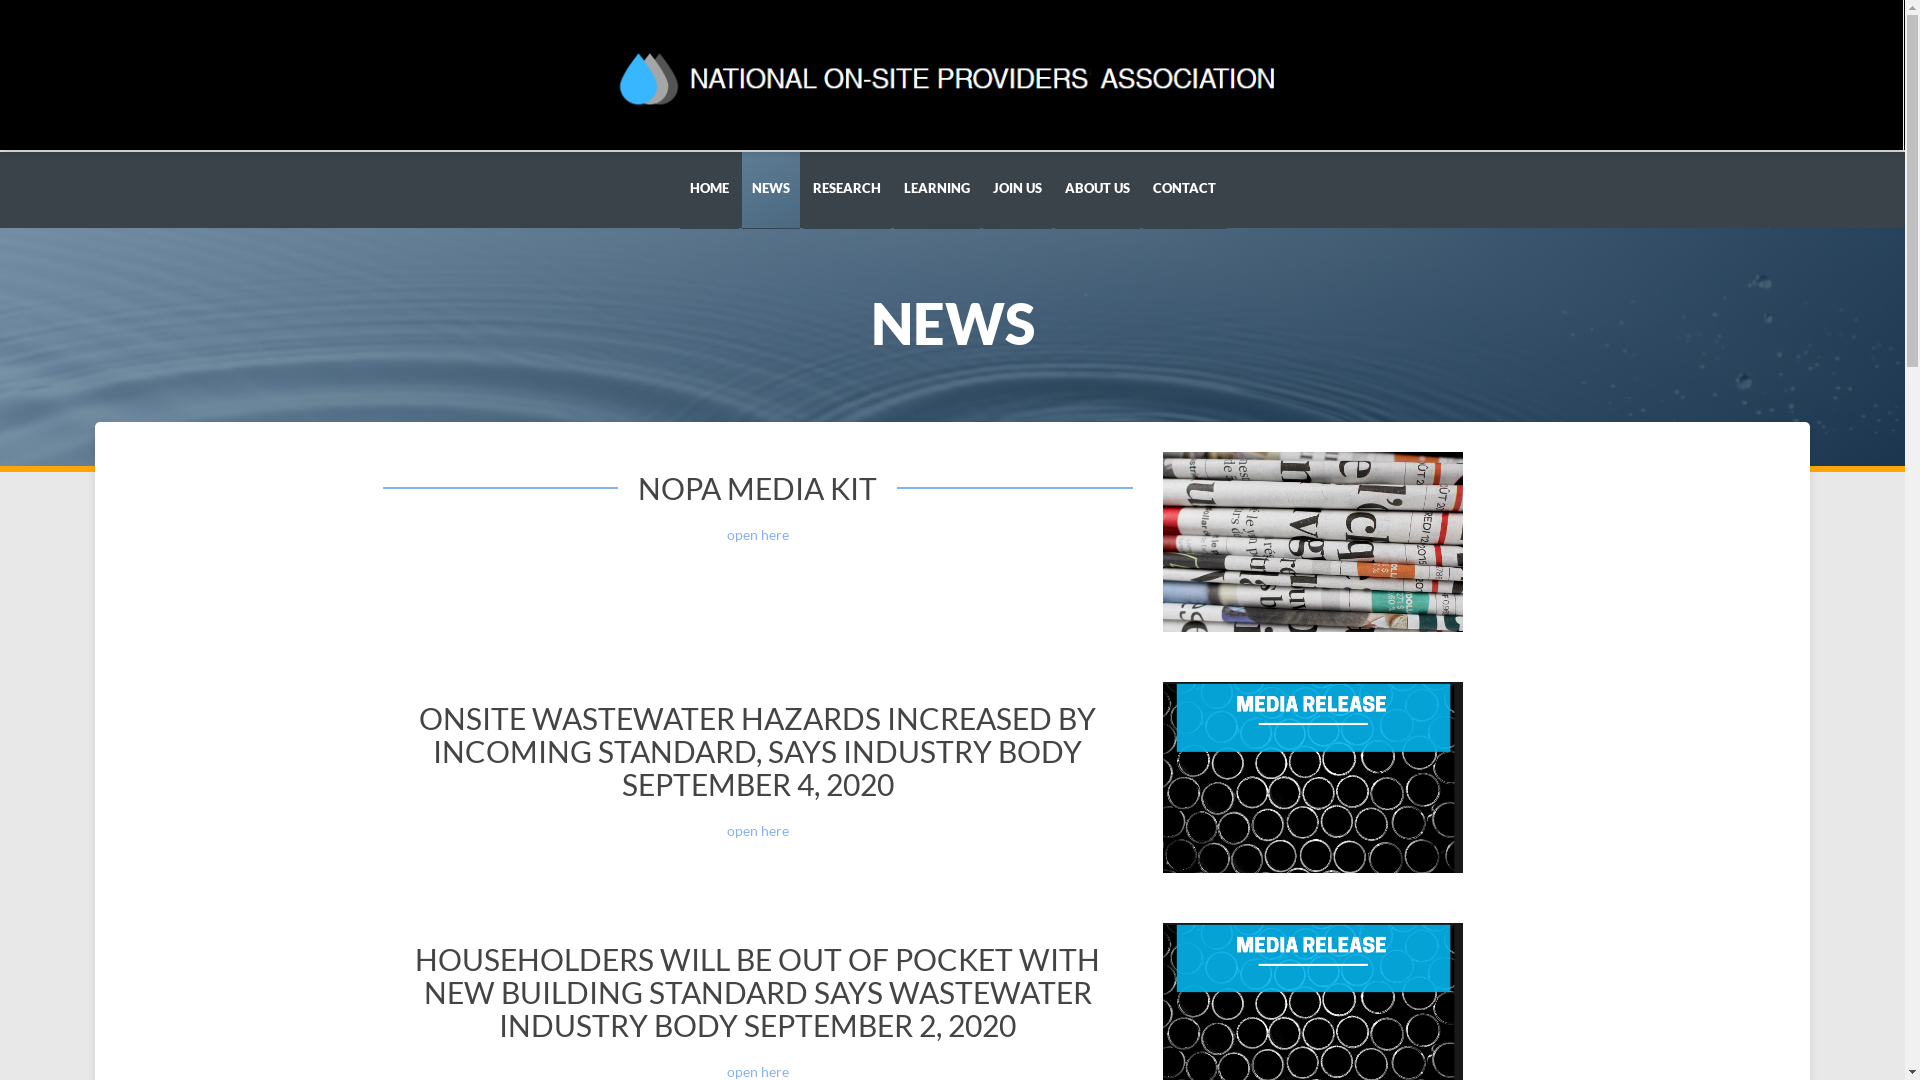  Describe the element at coordinates (709, 190) in the screenshot. I see `'HOME'` at that location.